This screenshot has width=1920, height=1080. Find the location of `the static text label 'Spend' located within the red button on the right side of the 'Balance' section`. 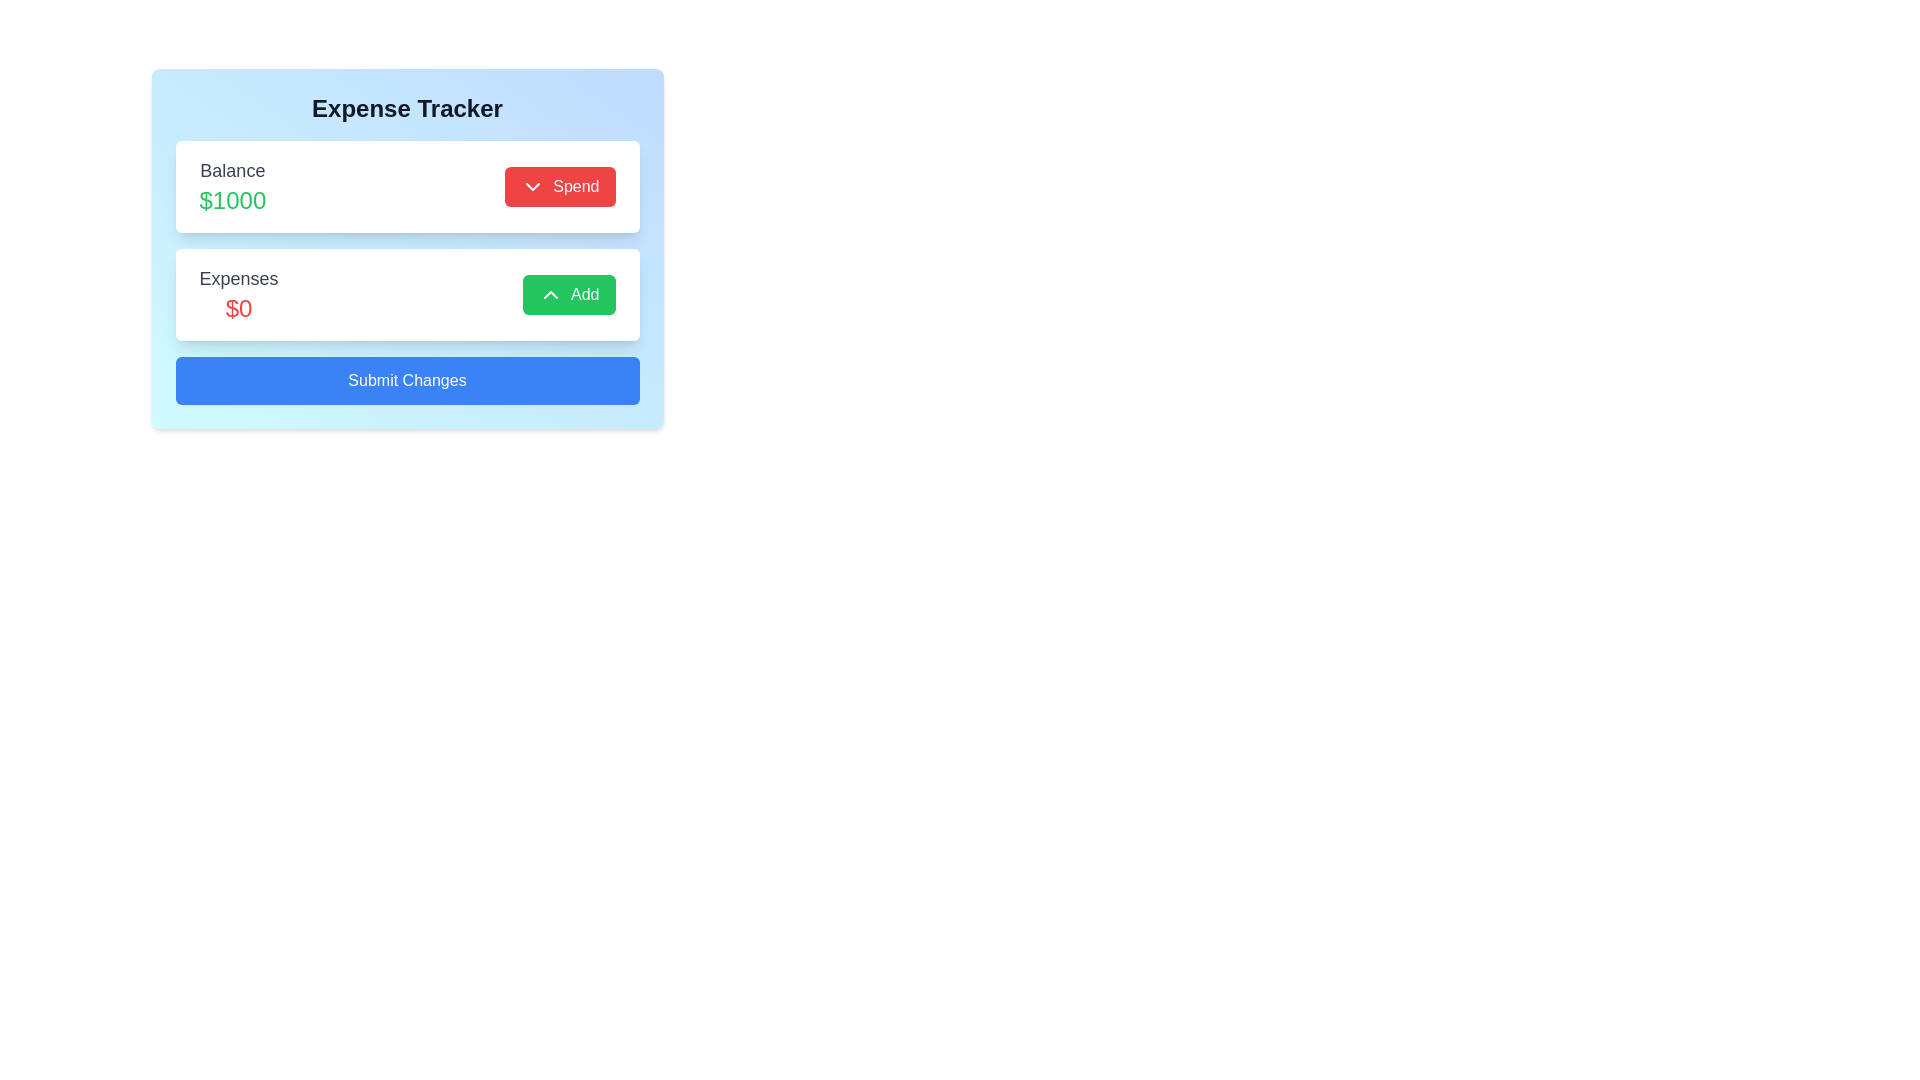

the static text label 'Spend' located within the red button on the right side of the 'Balance' section is located at coordinates (575, 186).